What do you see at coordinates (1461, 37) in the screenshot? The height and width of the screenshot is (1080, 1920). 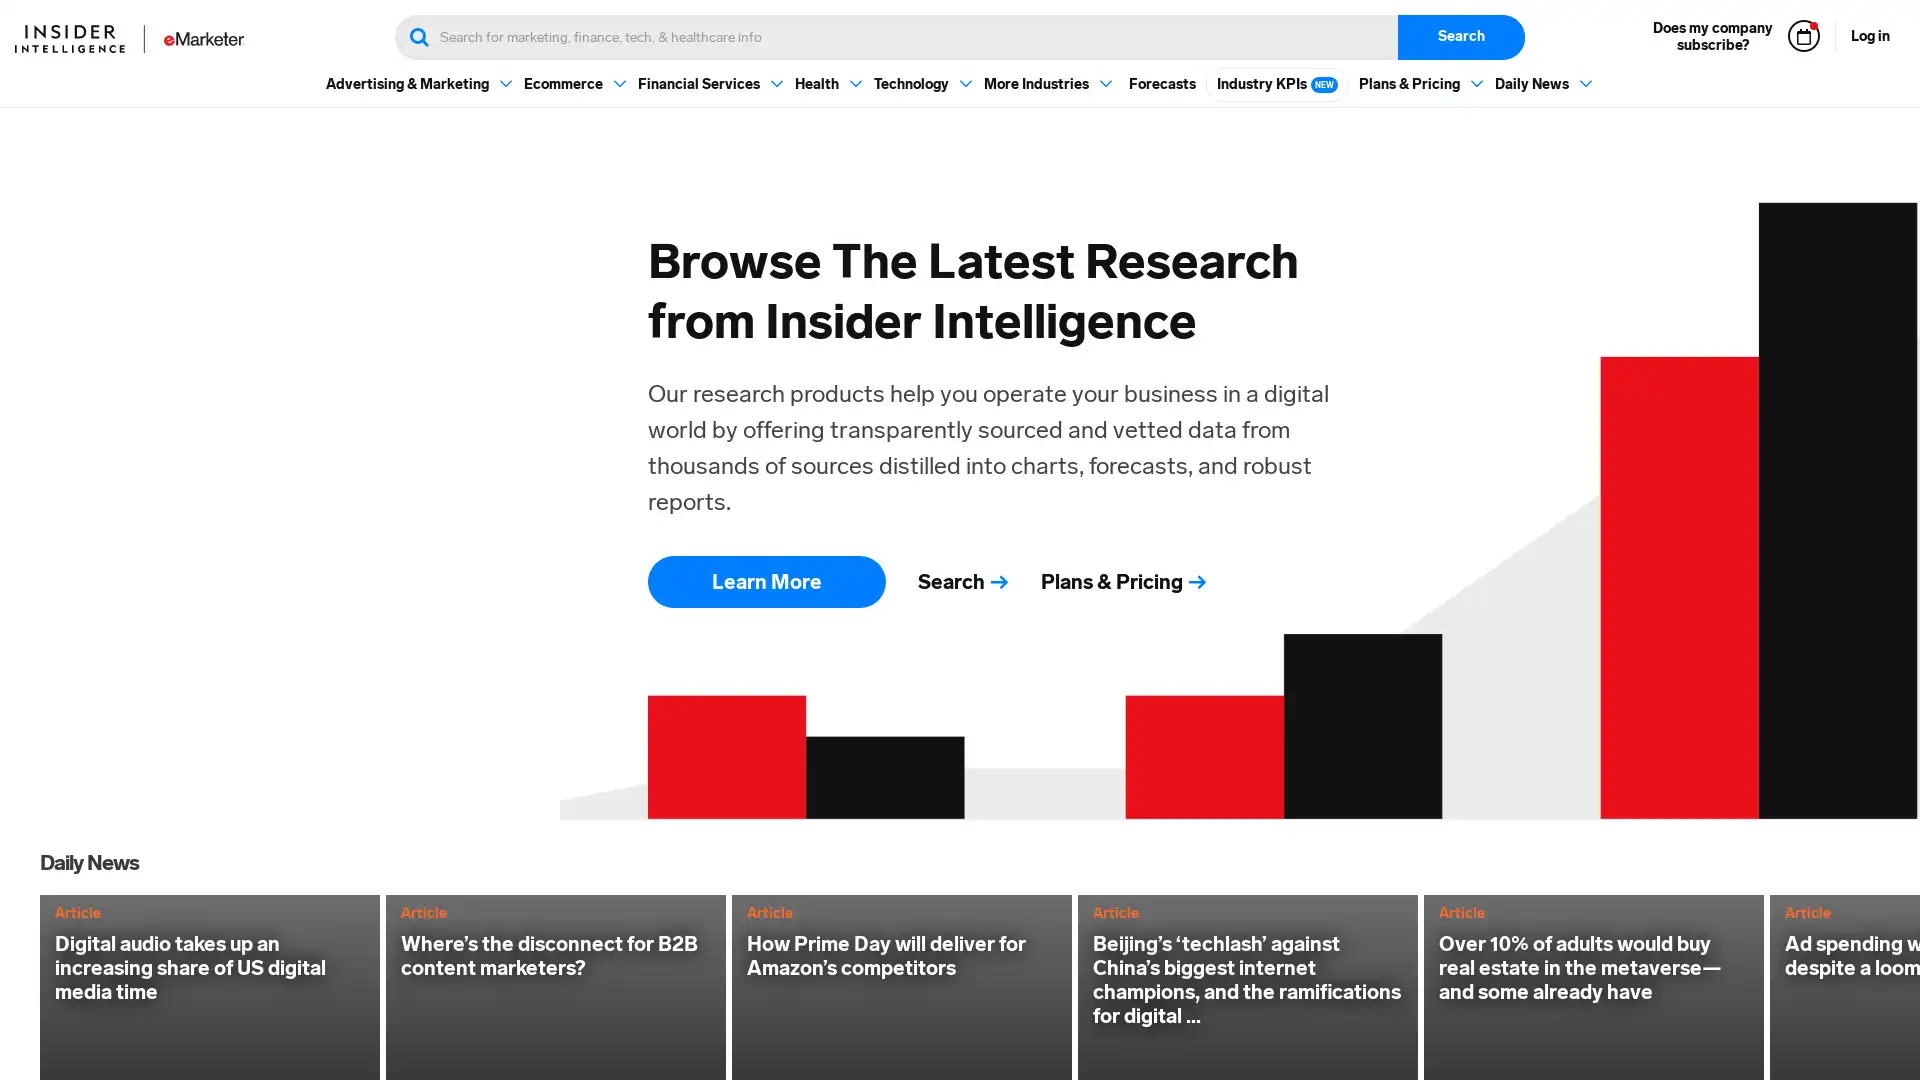 I see `Search` at bounding box center [1461, 37].